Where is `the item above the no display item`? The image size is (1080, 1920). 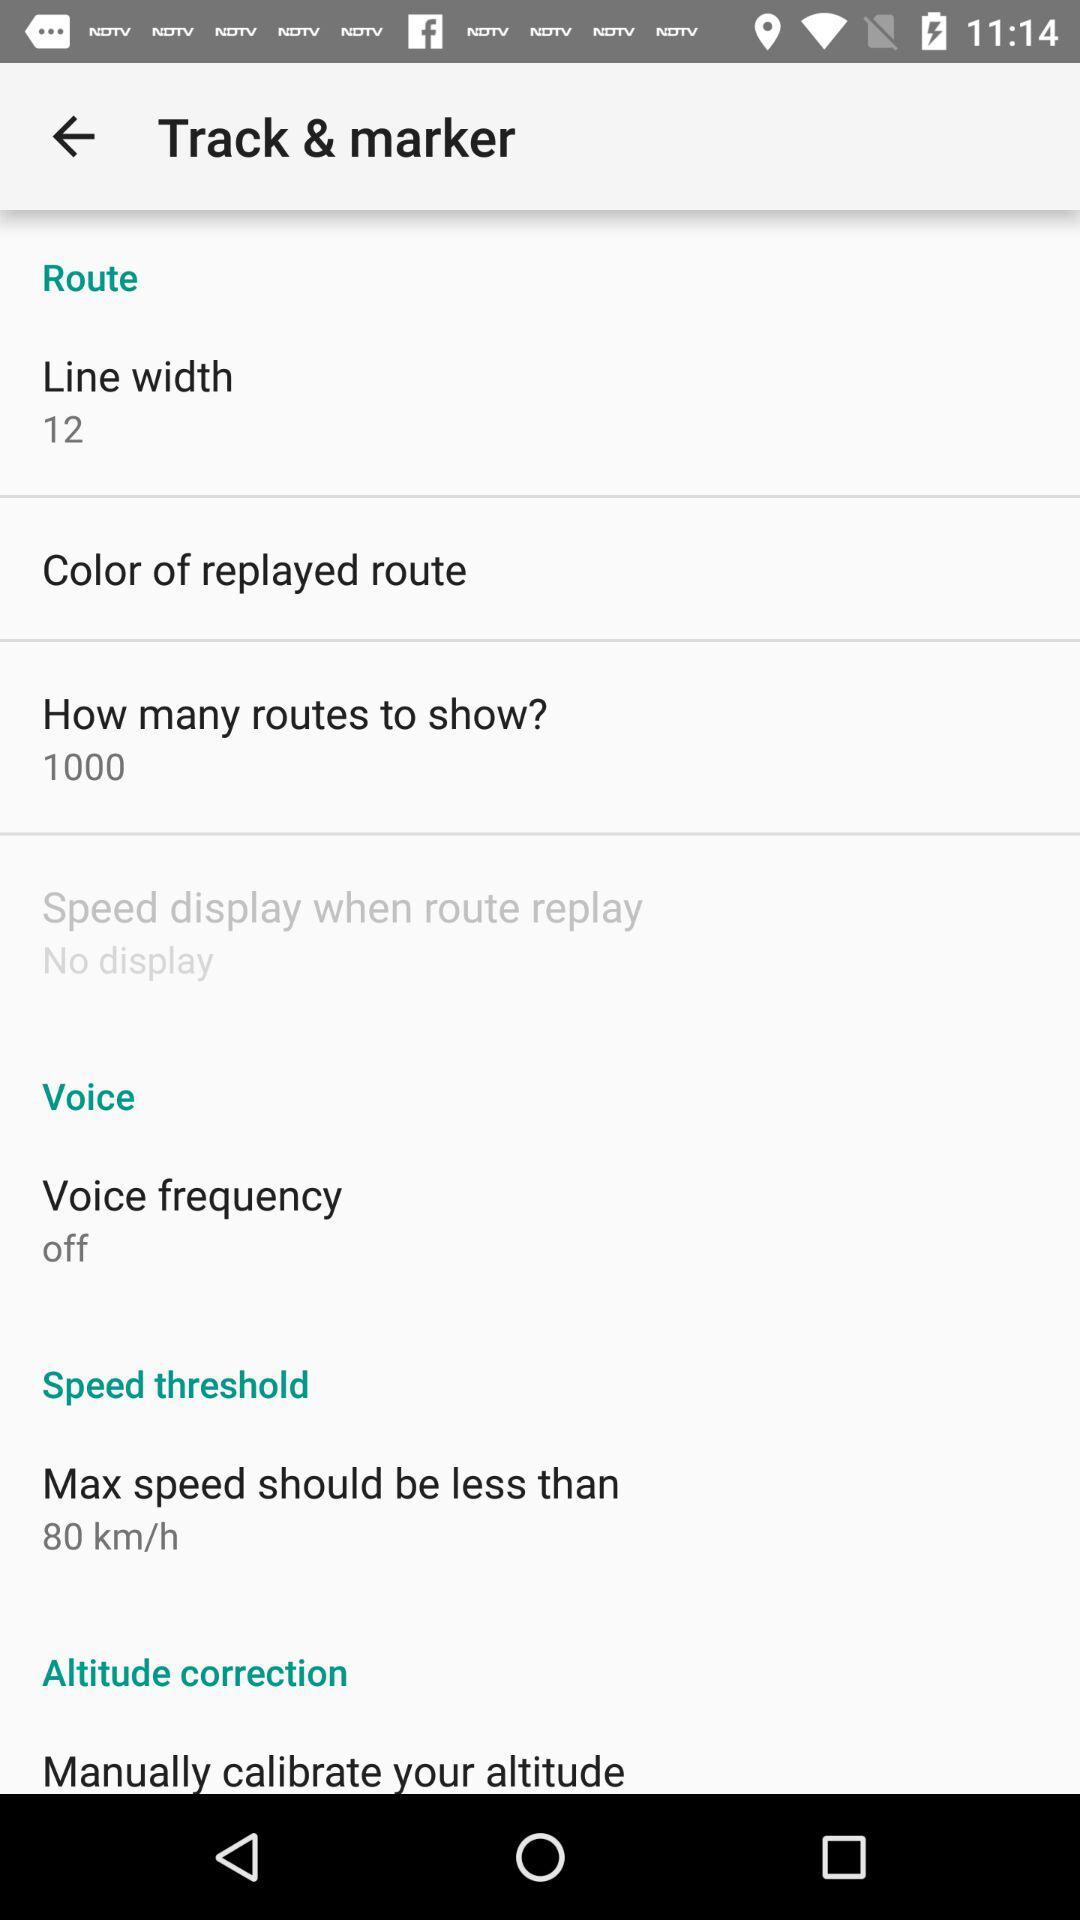 the item above the no display item is located at coordinates (341, 905).